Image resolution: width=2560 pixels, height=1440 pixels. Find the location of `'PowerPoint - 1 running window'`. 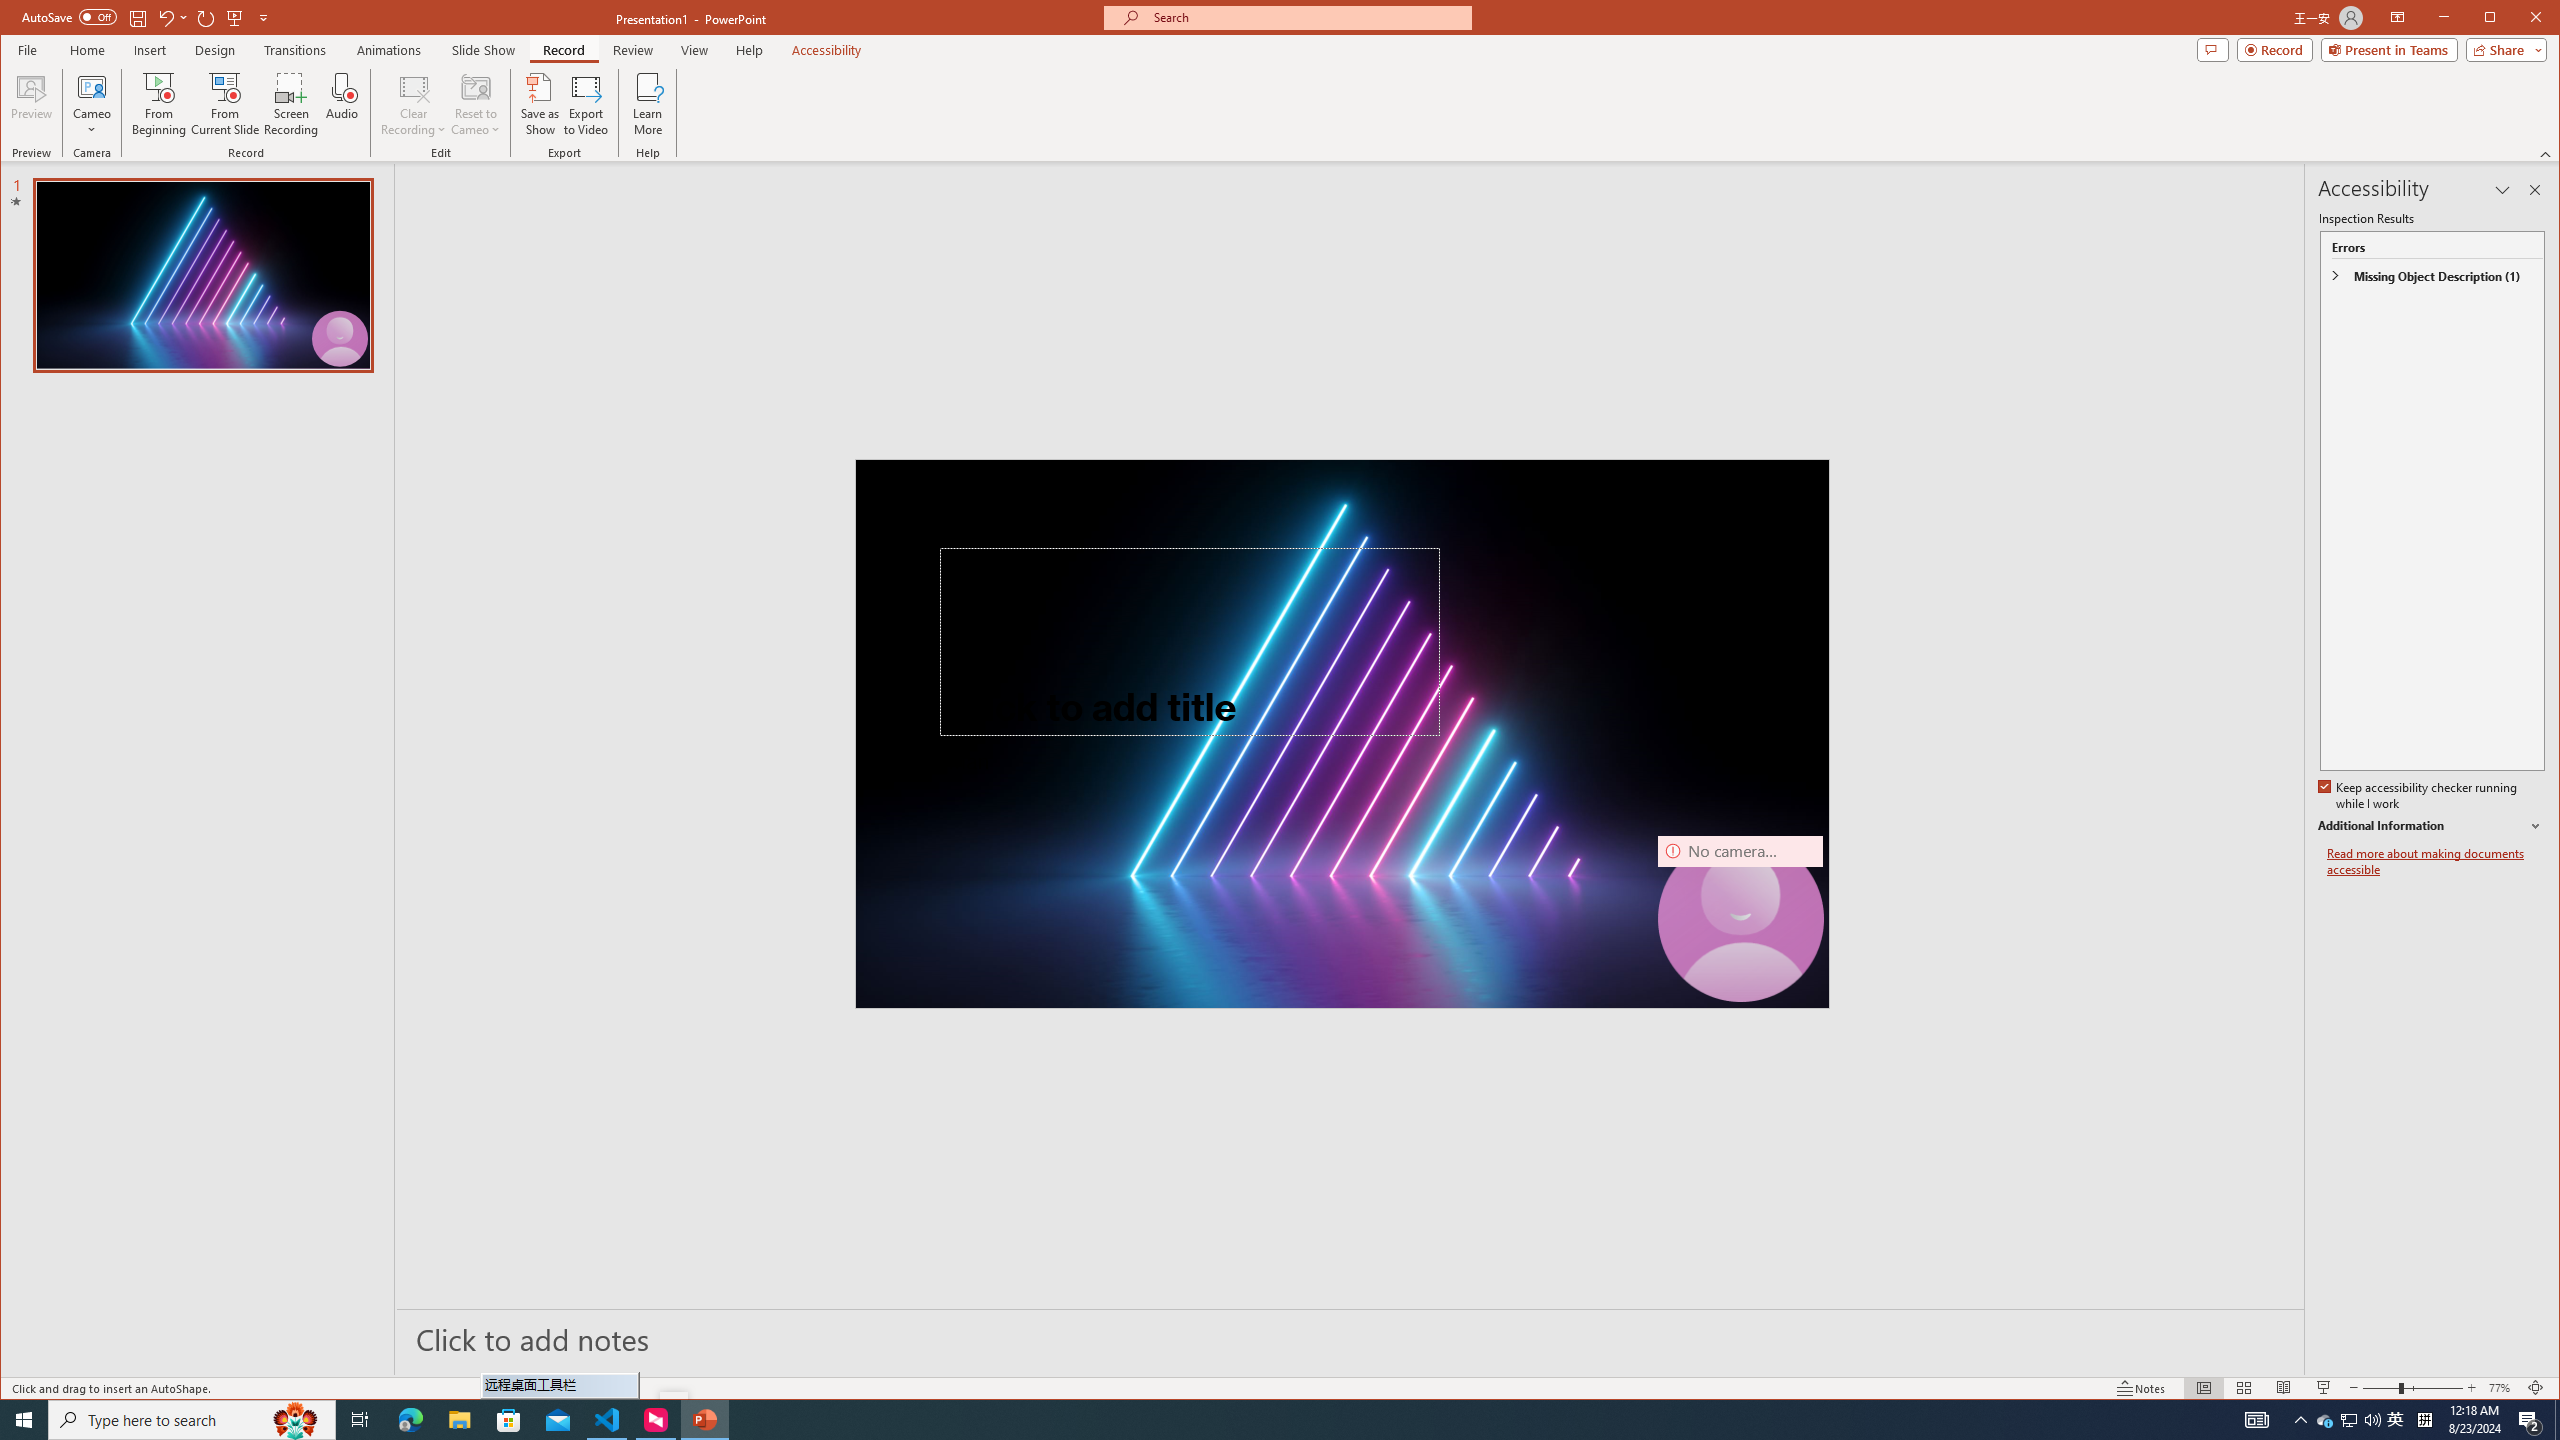

'PowerPoint - 1 running window' is located at coordinates (705, 1418).